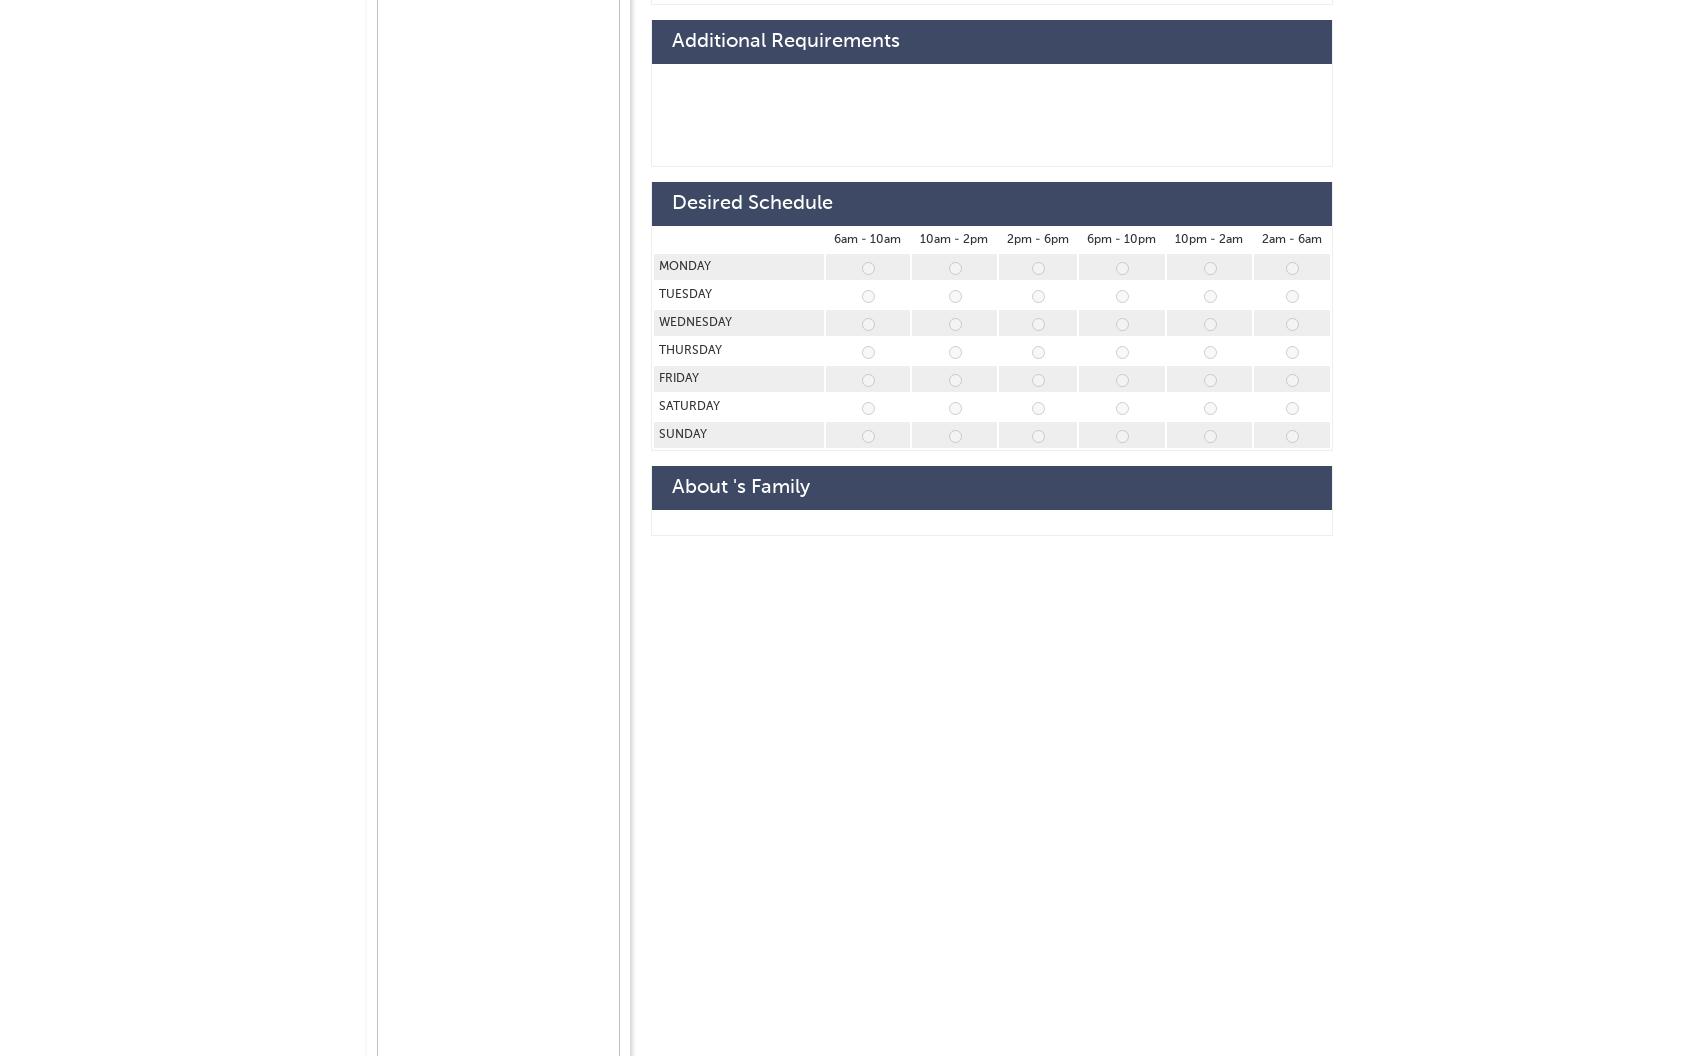 The height and width of the screenshot is (1056, 1692). What do you see at coordinates (866, 239) in the screenshot?
I see `'6am - 10am'` at bounding box center [866, 239].